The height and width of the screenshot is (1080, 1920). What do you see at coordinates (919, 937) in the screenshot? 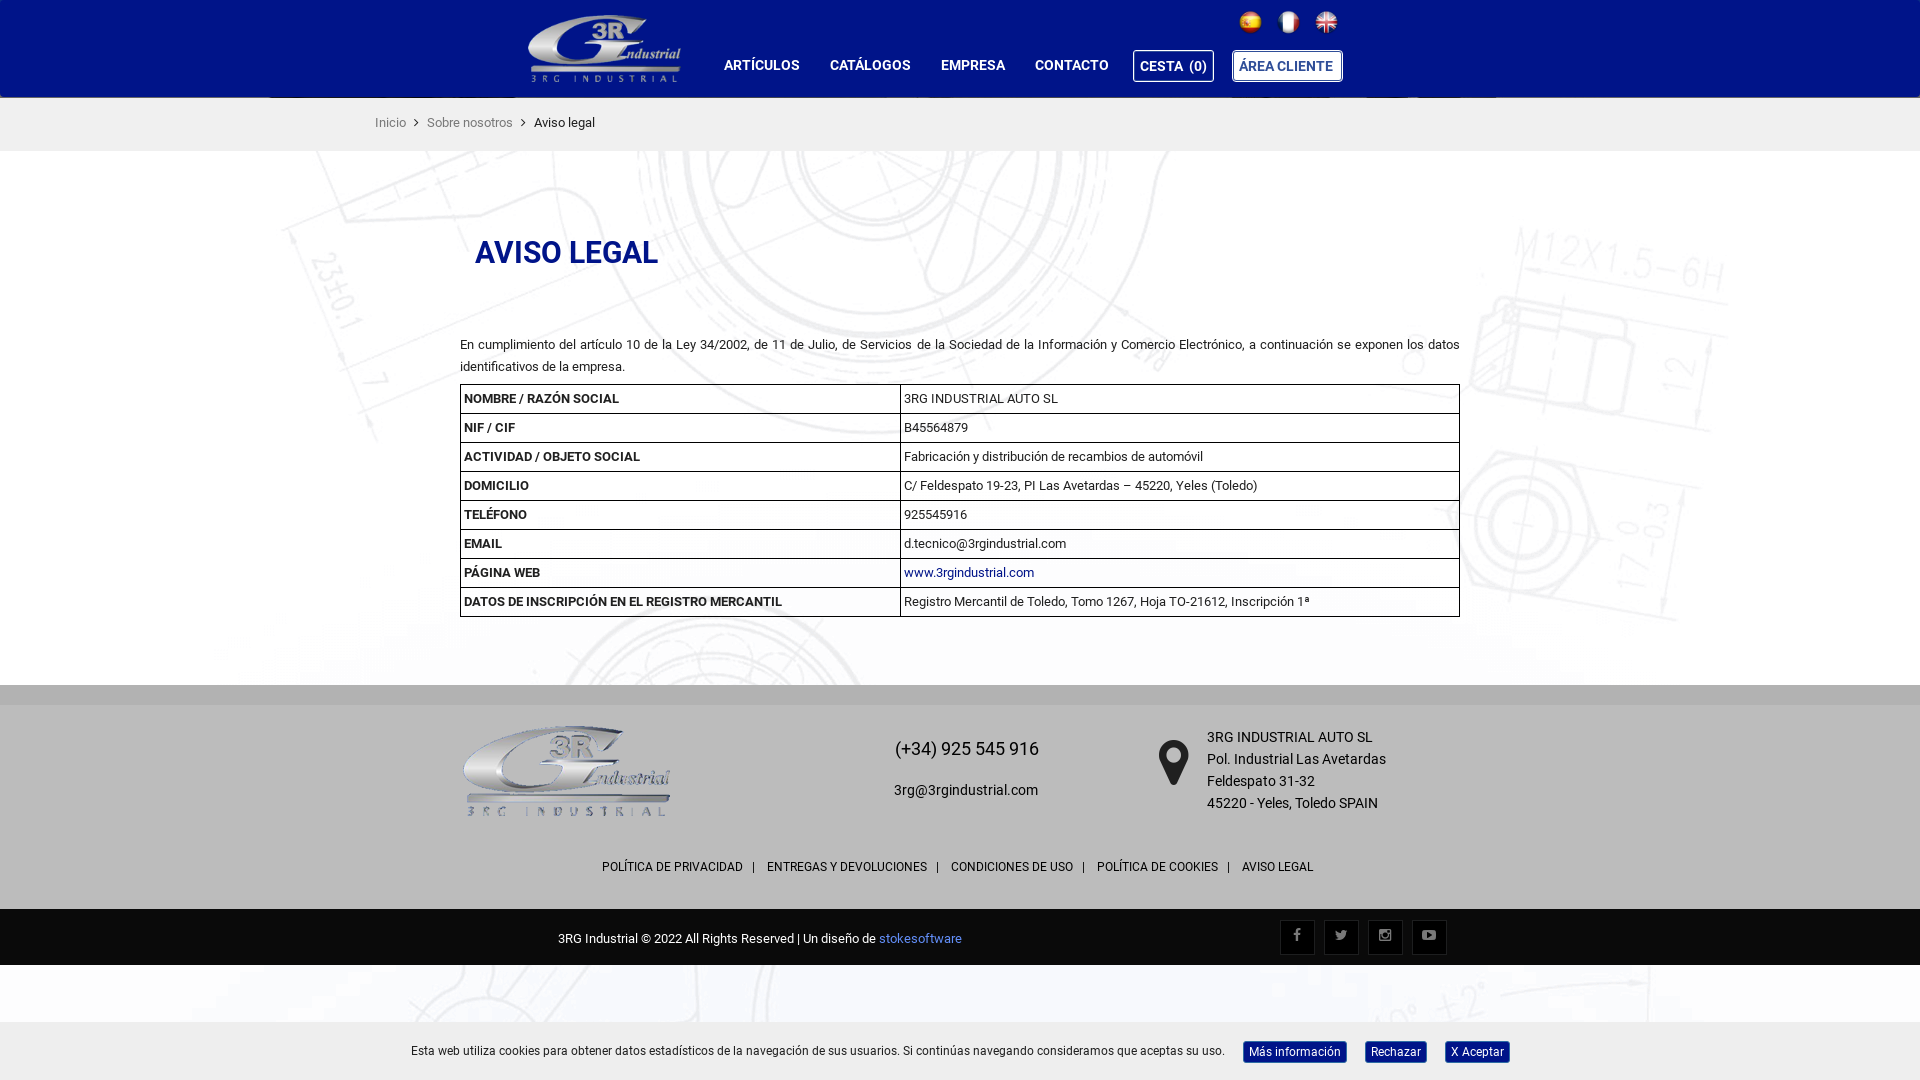
I see `'stokesoftware'` at bounding box center [919, 937].